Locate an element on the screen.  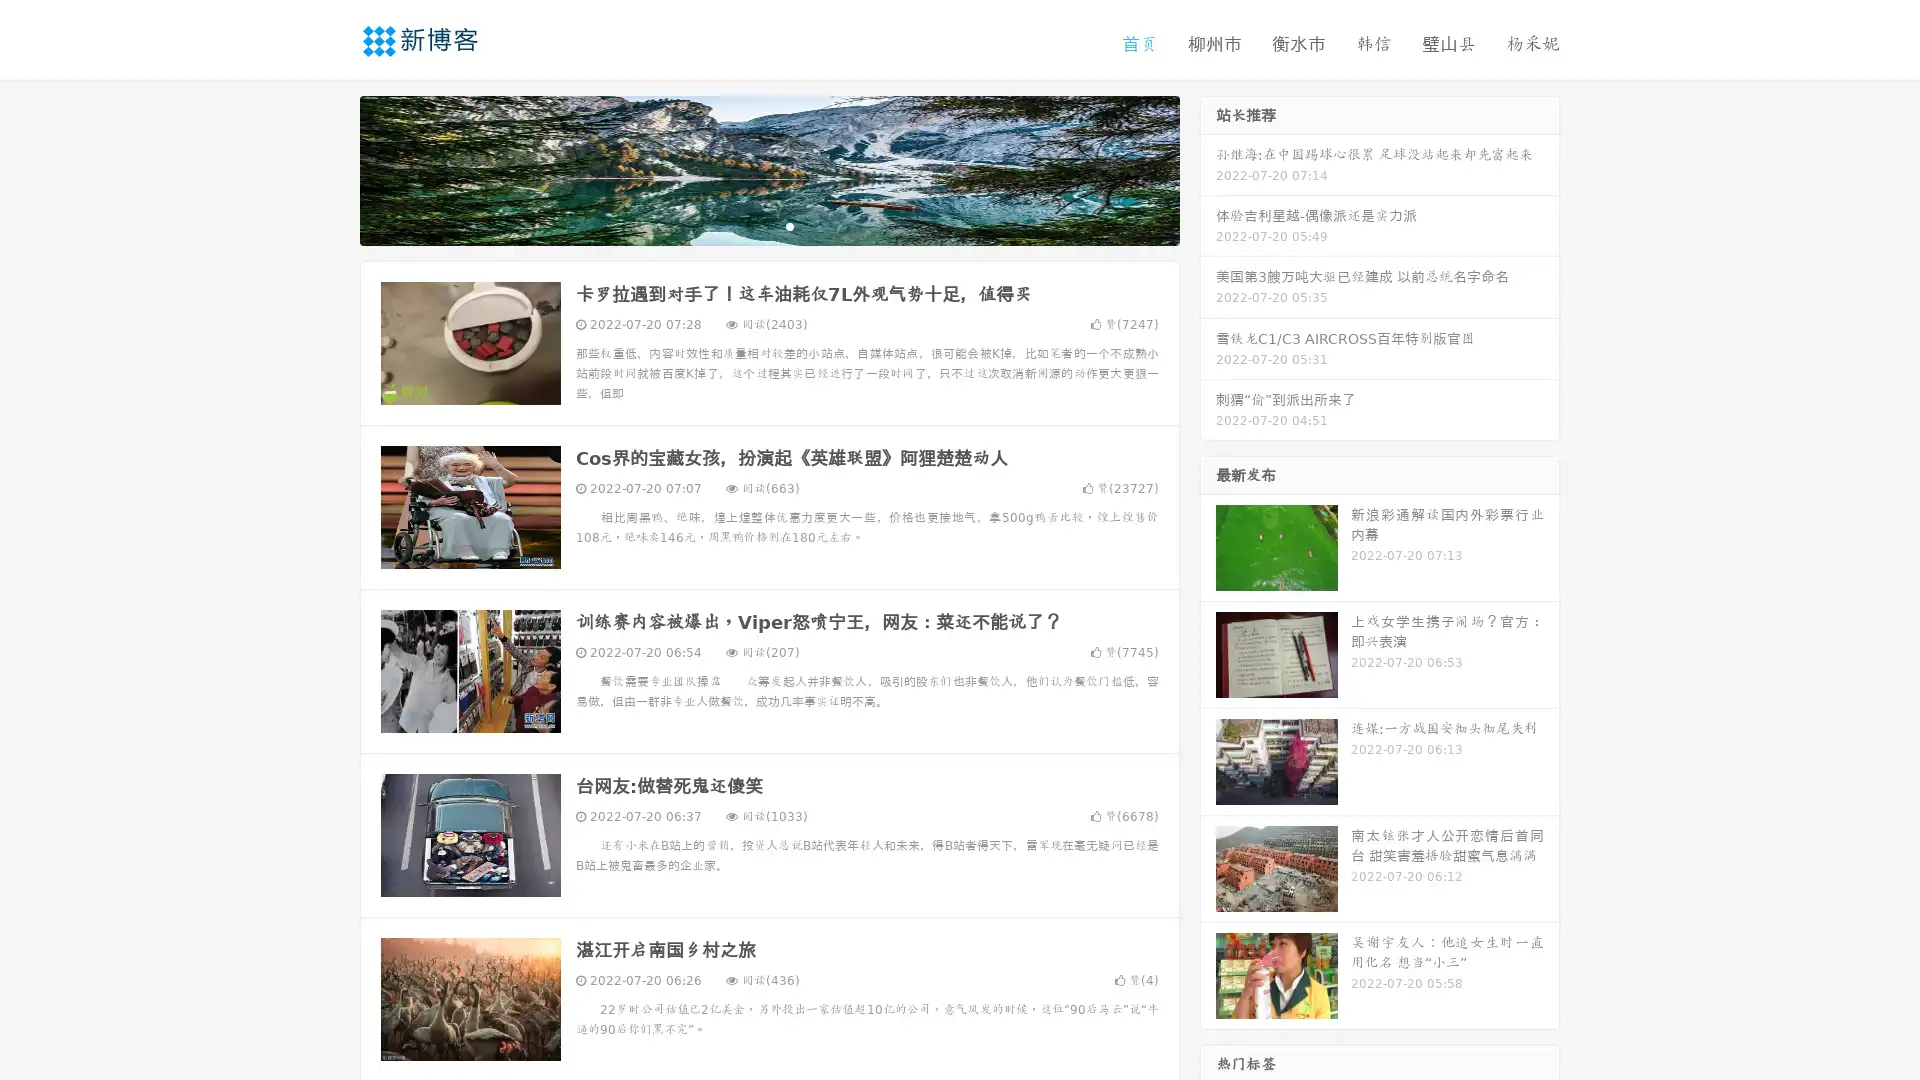
Previous slide is located at coordinates (330, 168).